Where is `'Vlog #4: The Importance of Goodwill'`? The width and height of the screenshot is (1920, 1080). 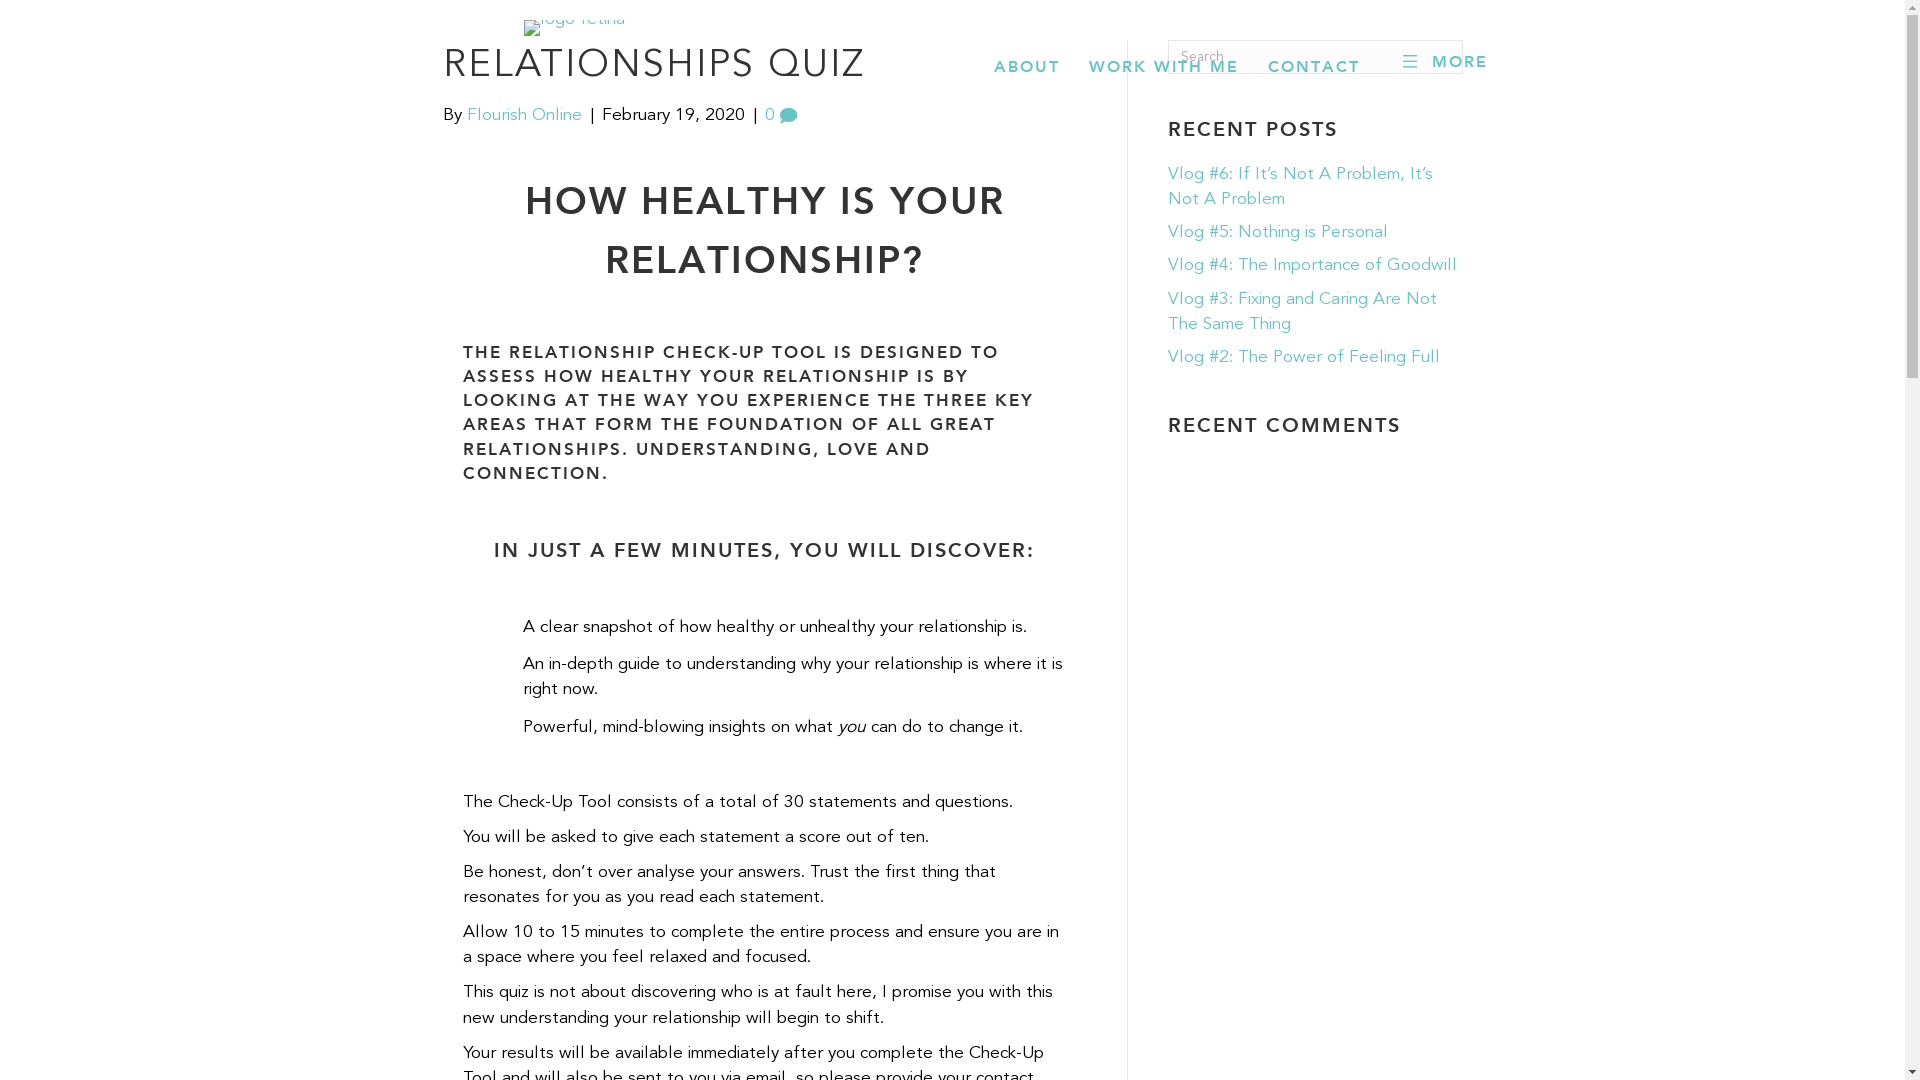 'Vlog #4: The Importance of Goodwill' is located at coordinates (1312, 264).